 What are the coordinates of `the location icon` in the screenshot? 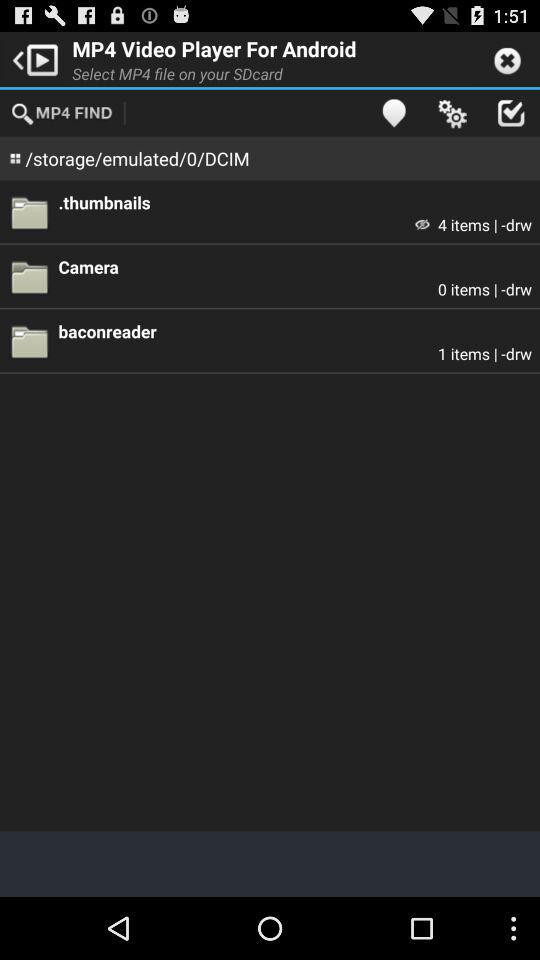 It's located at (393, 120).